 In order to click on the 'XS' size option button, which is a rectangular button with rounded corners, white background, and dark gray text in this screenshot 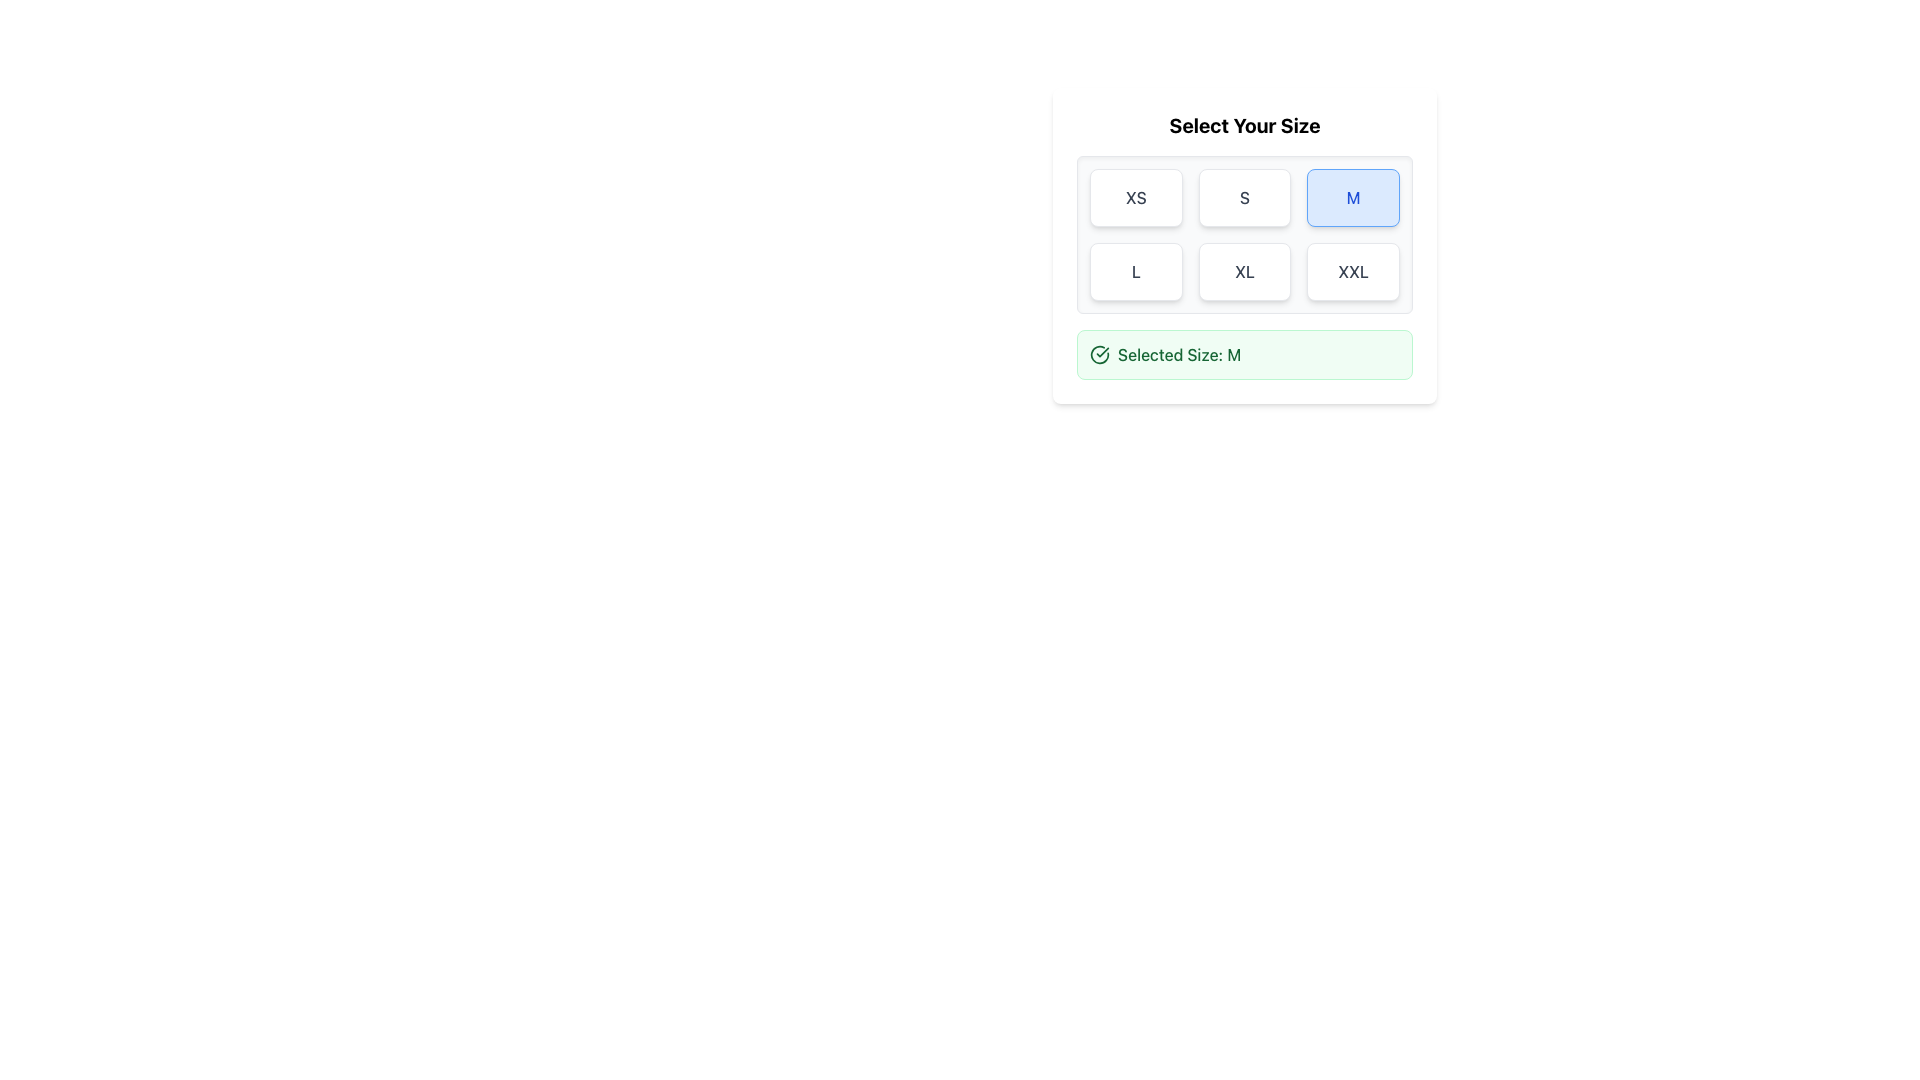, I will do `click(1136, 197)`.